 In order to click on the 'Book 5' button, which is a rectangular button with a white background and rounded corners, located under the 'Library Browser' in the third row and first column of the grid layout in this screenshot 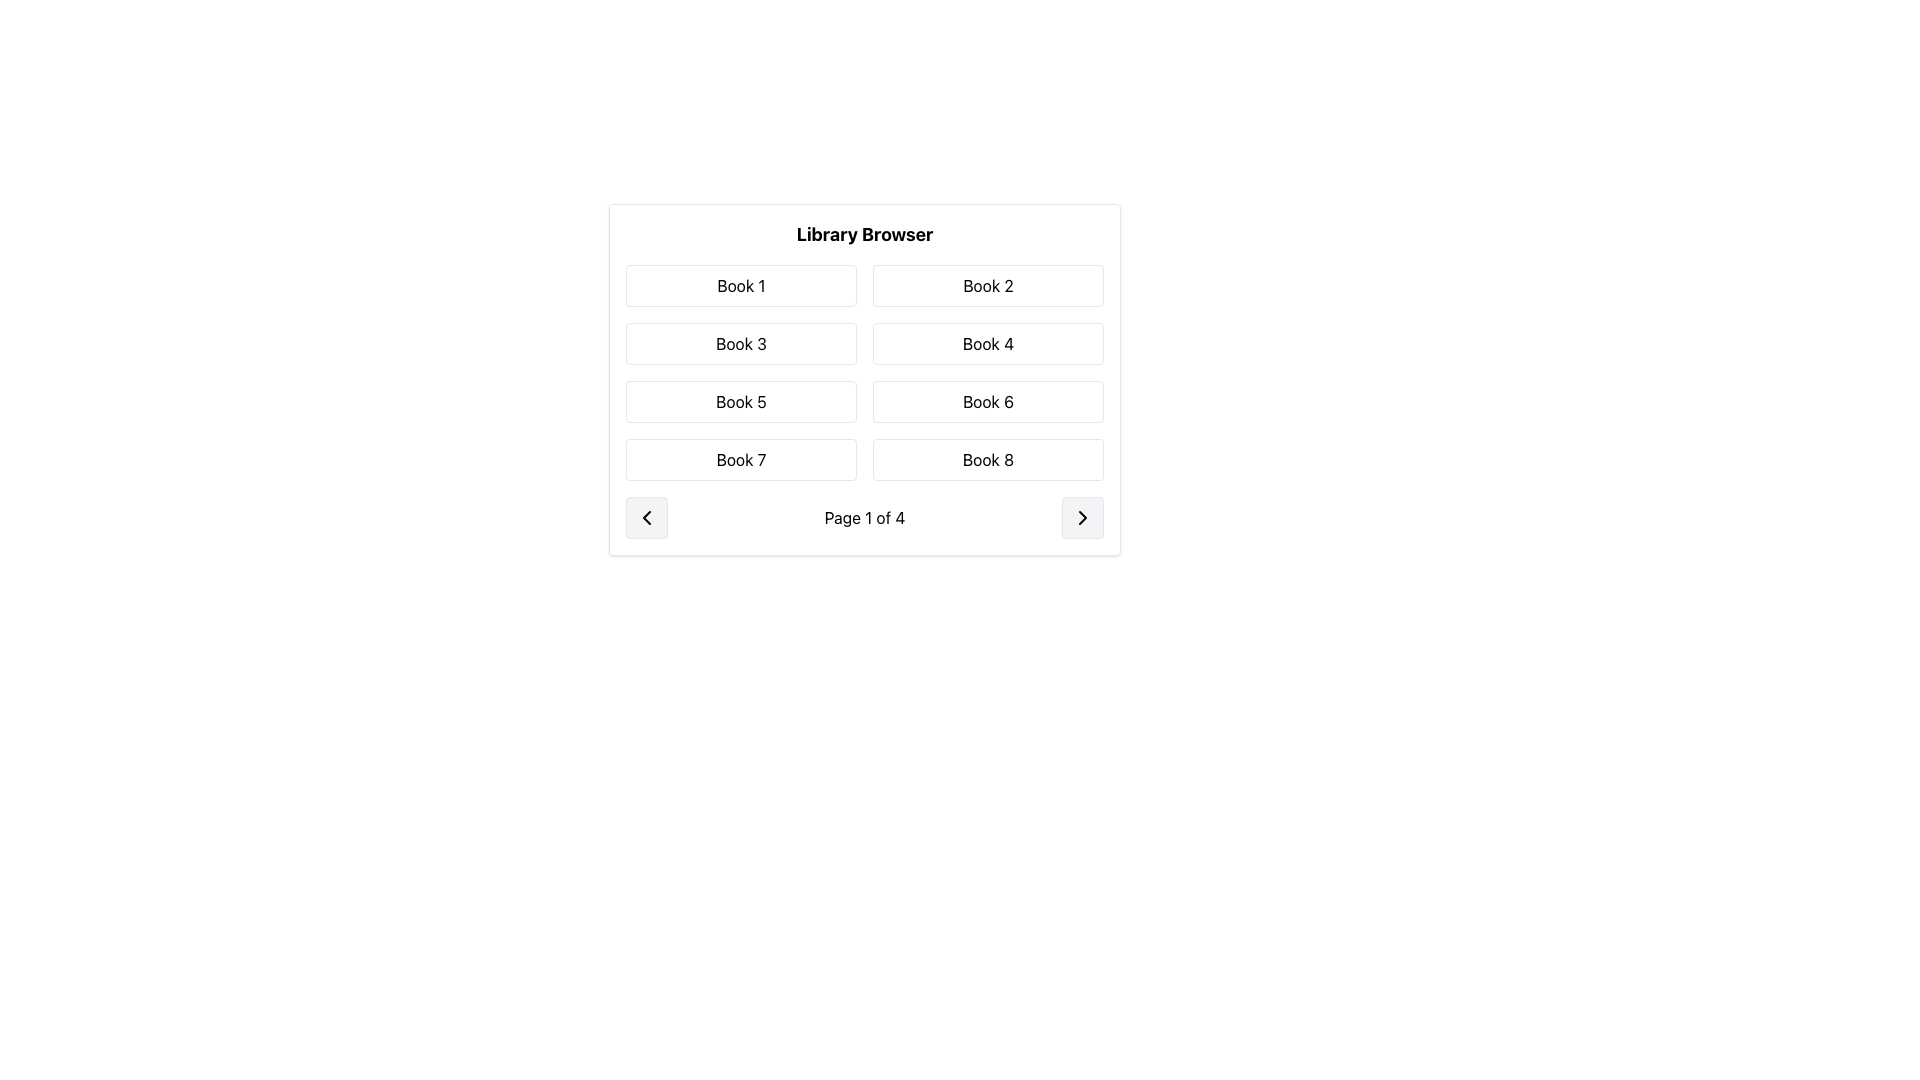, I will do `click(740, 401)`.